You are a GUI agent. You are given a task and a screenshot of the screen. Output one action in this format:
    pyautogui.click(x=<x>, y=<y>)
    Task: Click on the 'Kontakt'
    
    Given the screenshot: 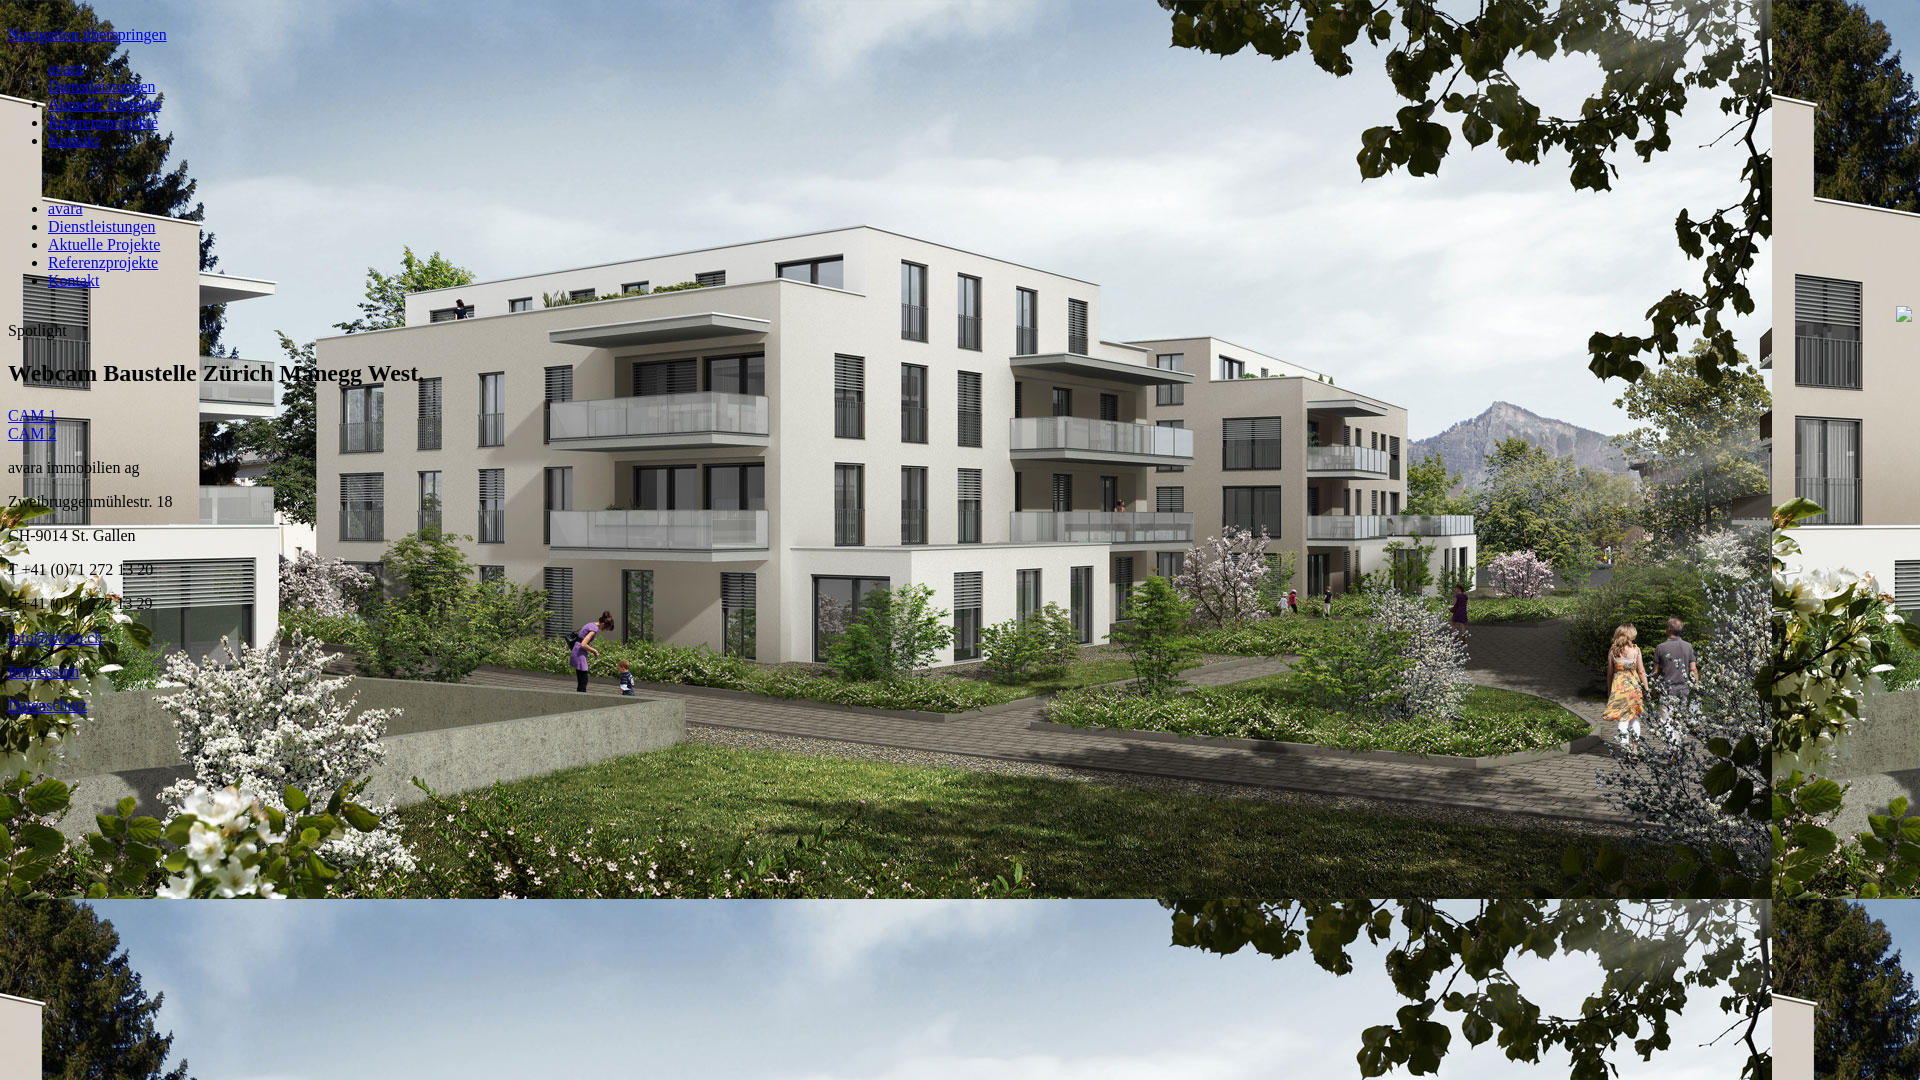 What is the action you would take?
    pyautogui.click(x=73, y=139)
    